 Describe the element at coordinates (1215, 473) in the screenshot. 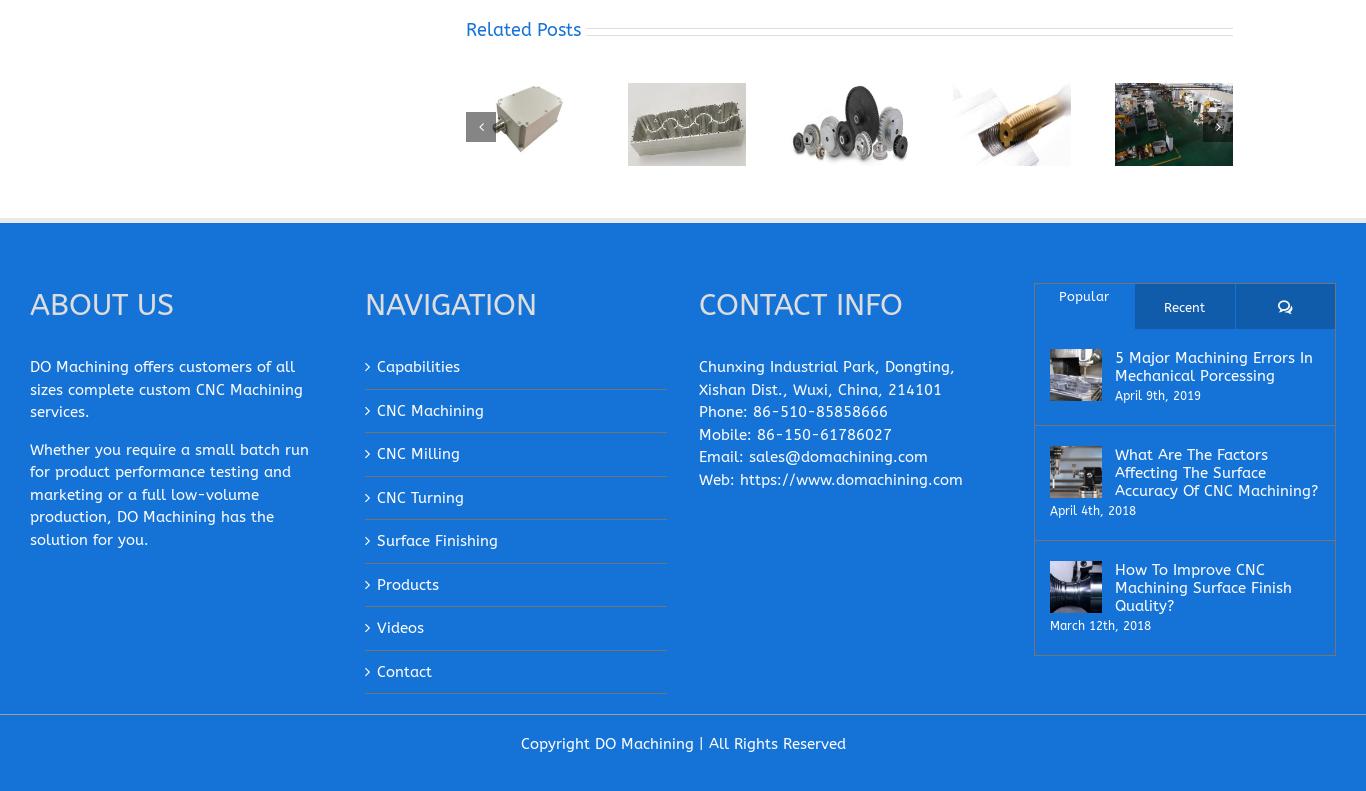

I see `'What Are The Factors Affecting The Surface Accuracy Of CNC Machining?'` at that location.